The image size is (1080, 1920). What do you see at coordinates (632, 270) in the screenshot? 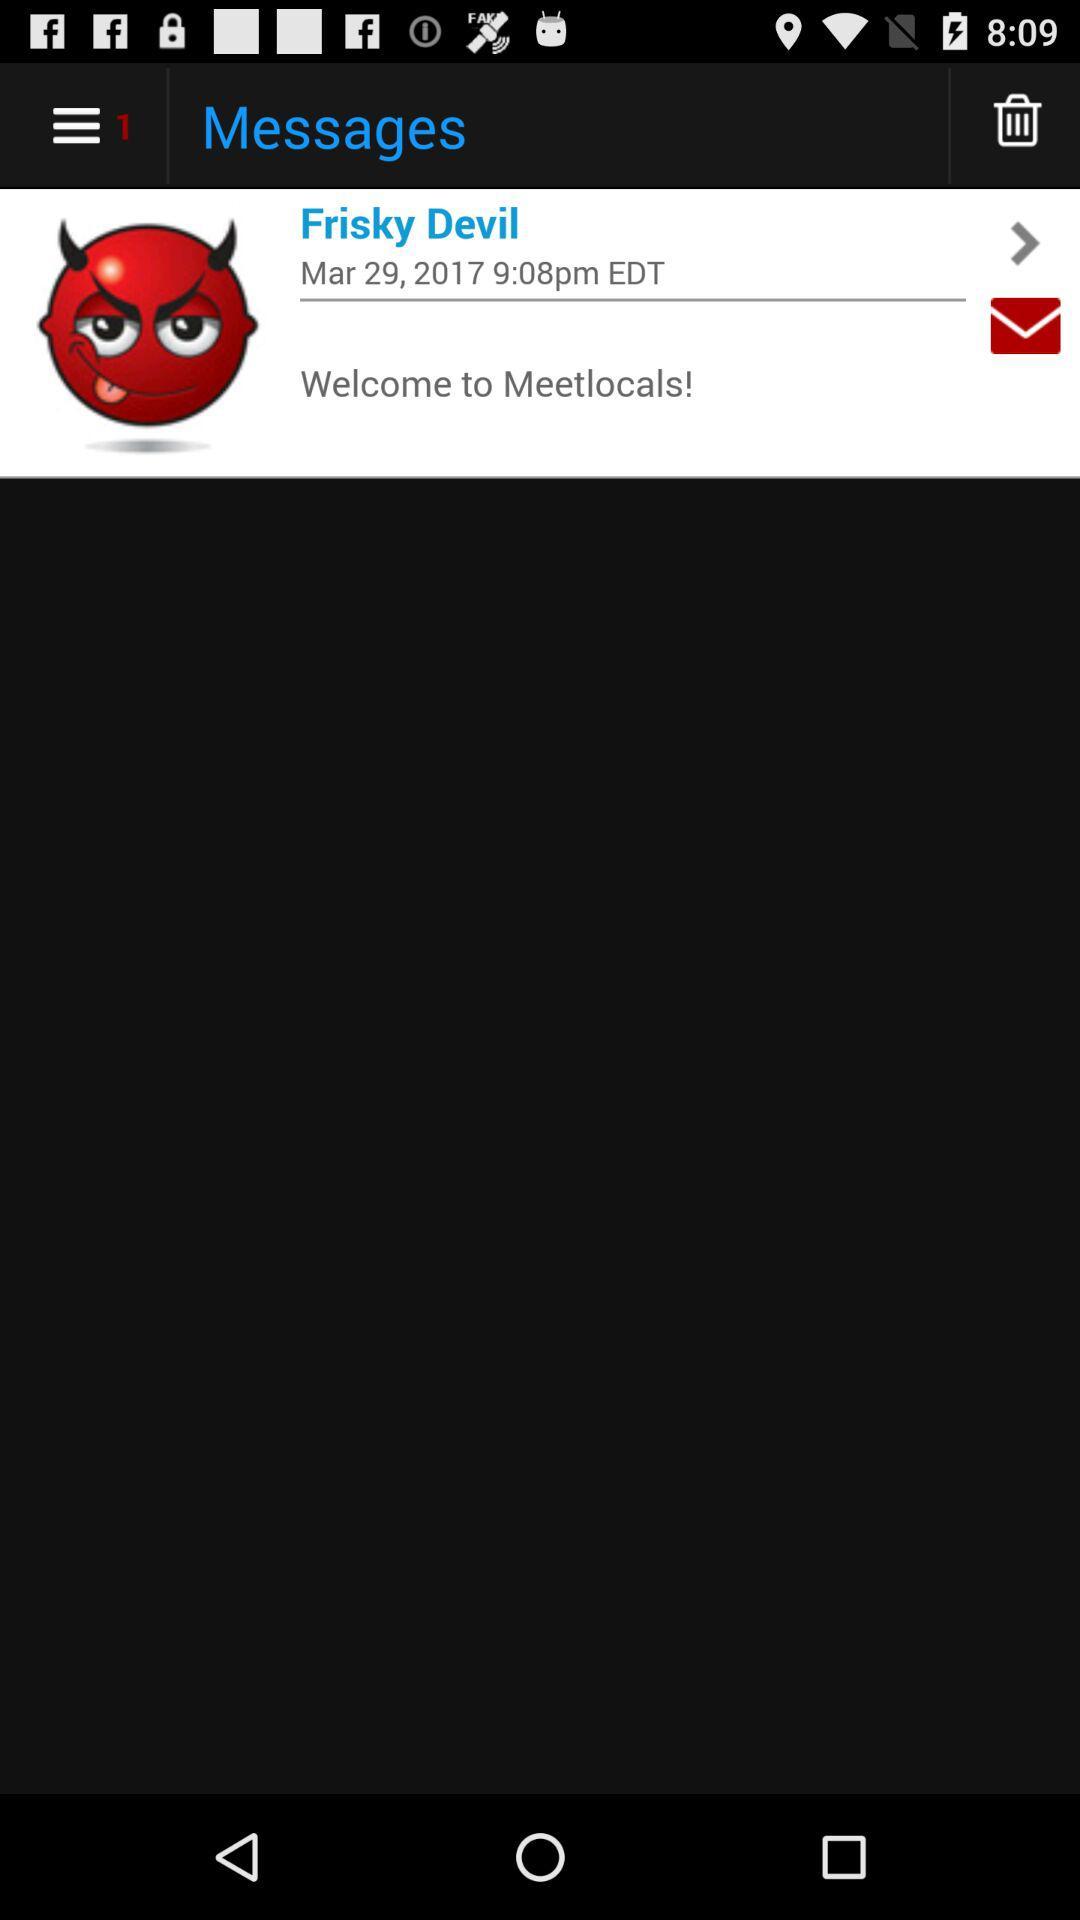
I see `the icon below the frisky devil icon` at bounding box center [632, 270].